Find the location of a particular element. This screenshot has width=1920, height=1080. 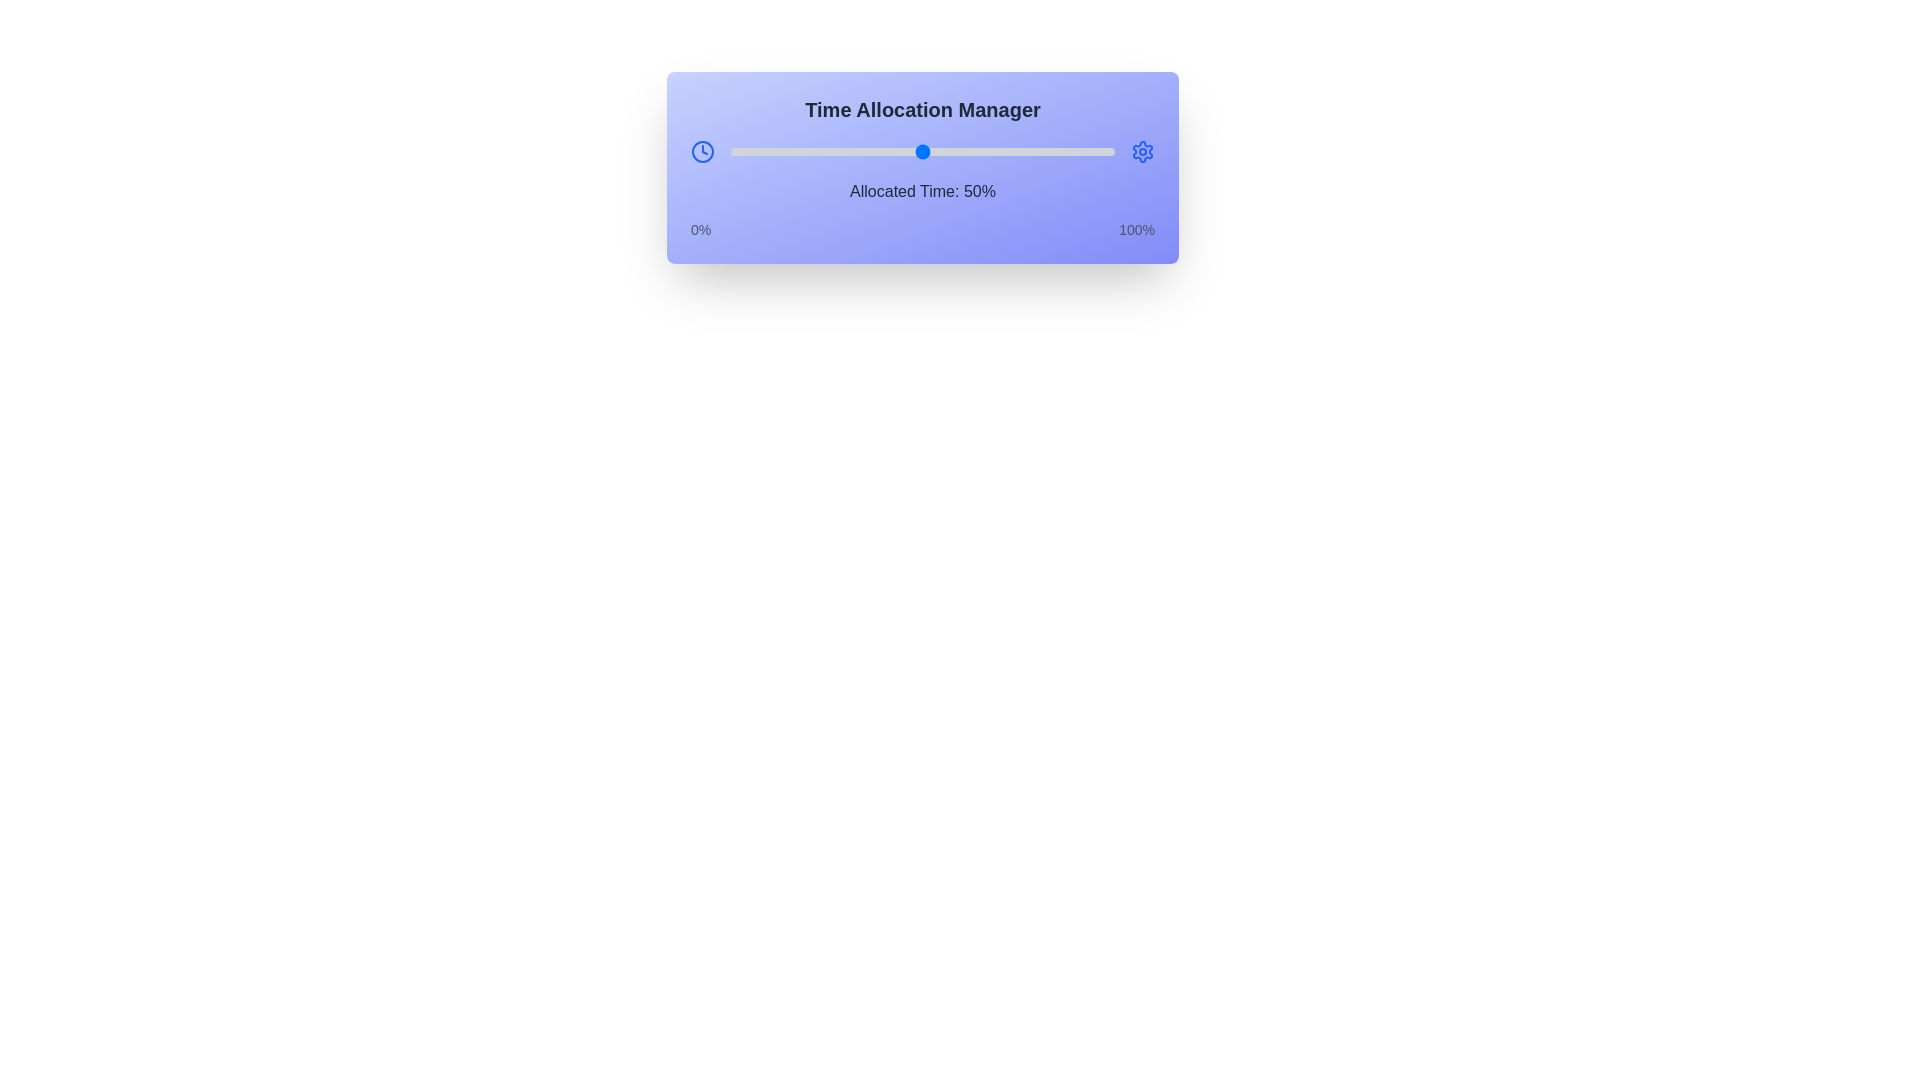

the slider to set the allocated time to 51% is located at coordinates (925, 150).